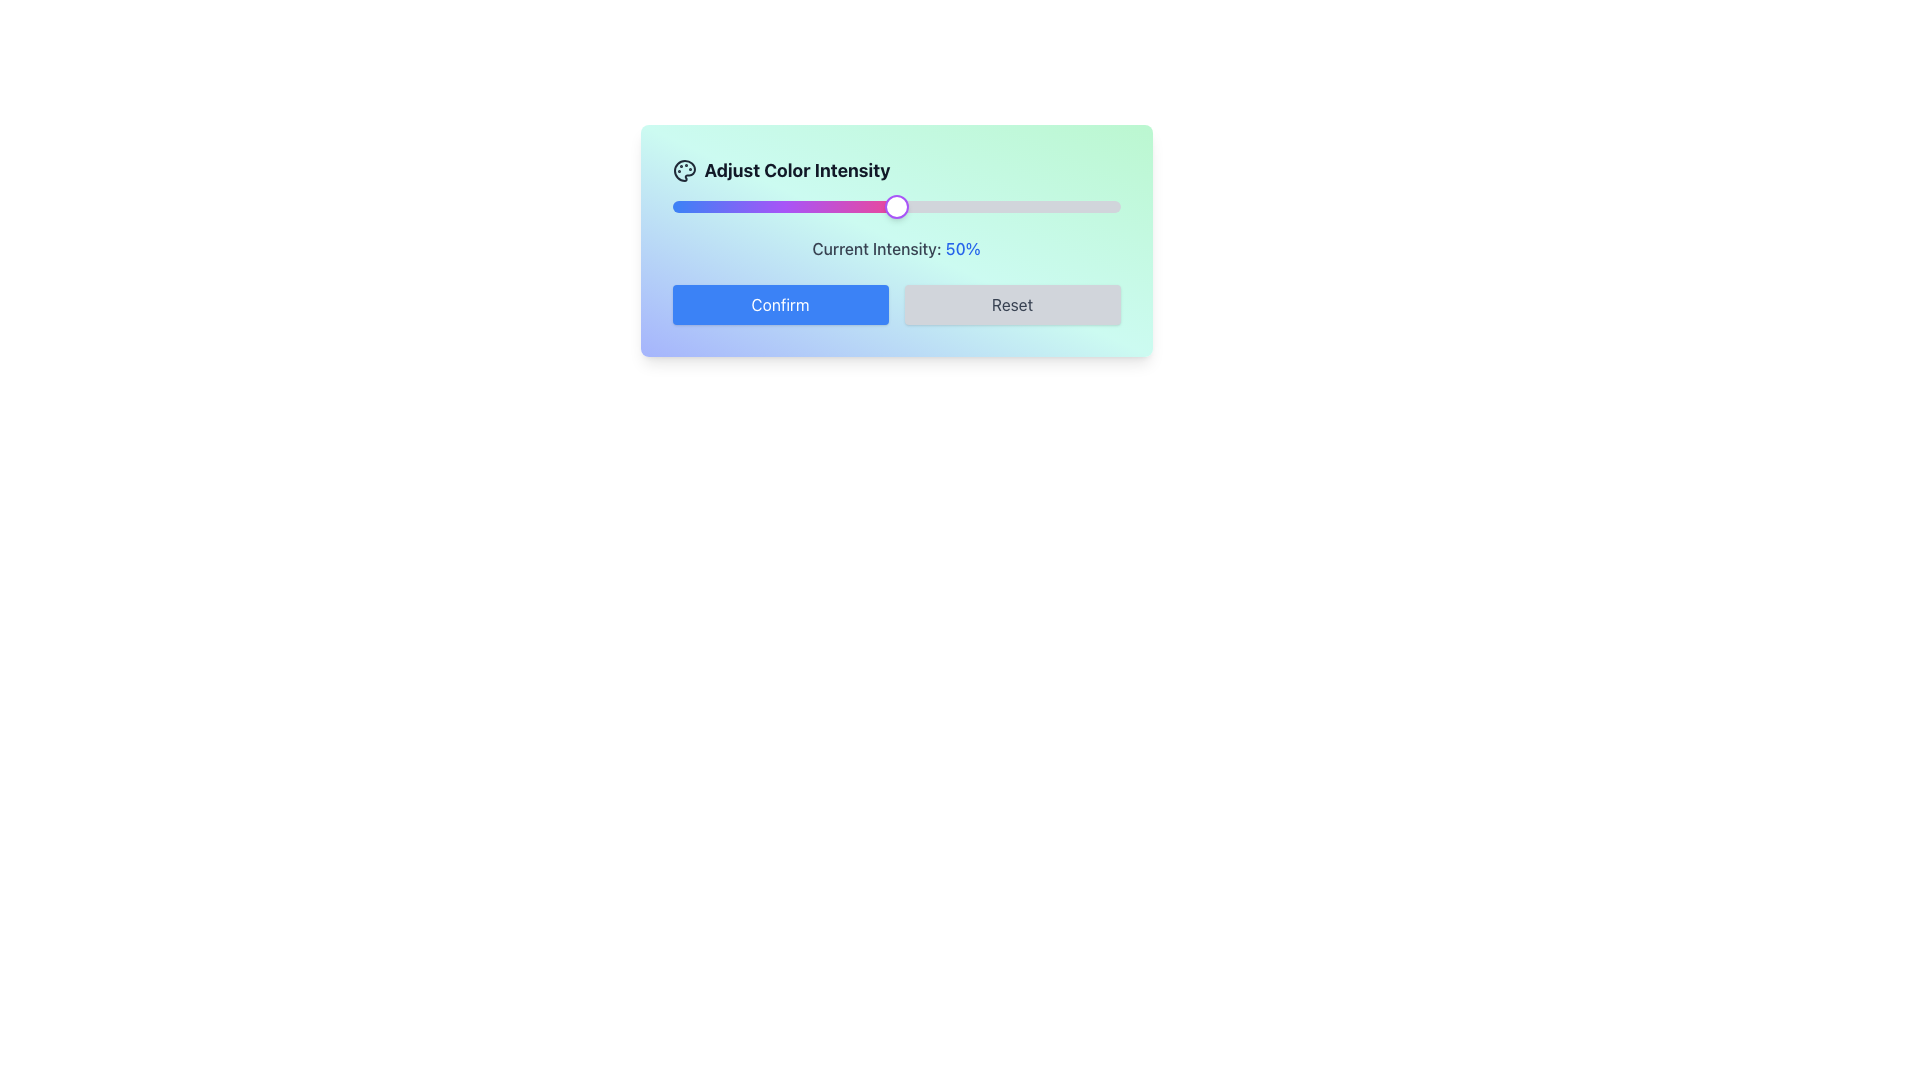 The width and height of the screenshot is (1920, 1080). Describe the element at coordinates (779, 304) in the screenshot. I see `the 'Confirm' button, which is a bright blue rectangular button with rounded corners featuring white text, to confirm the choice` at that location.